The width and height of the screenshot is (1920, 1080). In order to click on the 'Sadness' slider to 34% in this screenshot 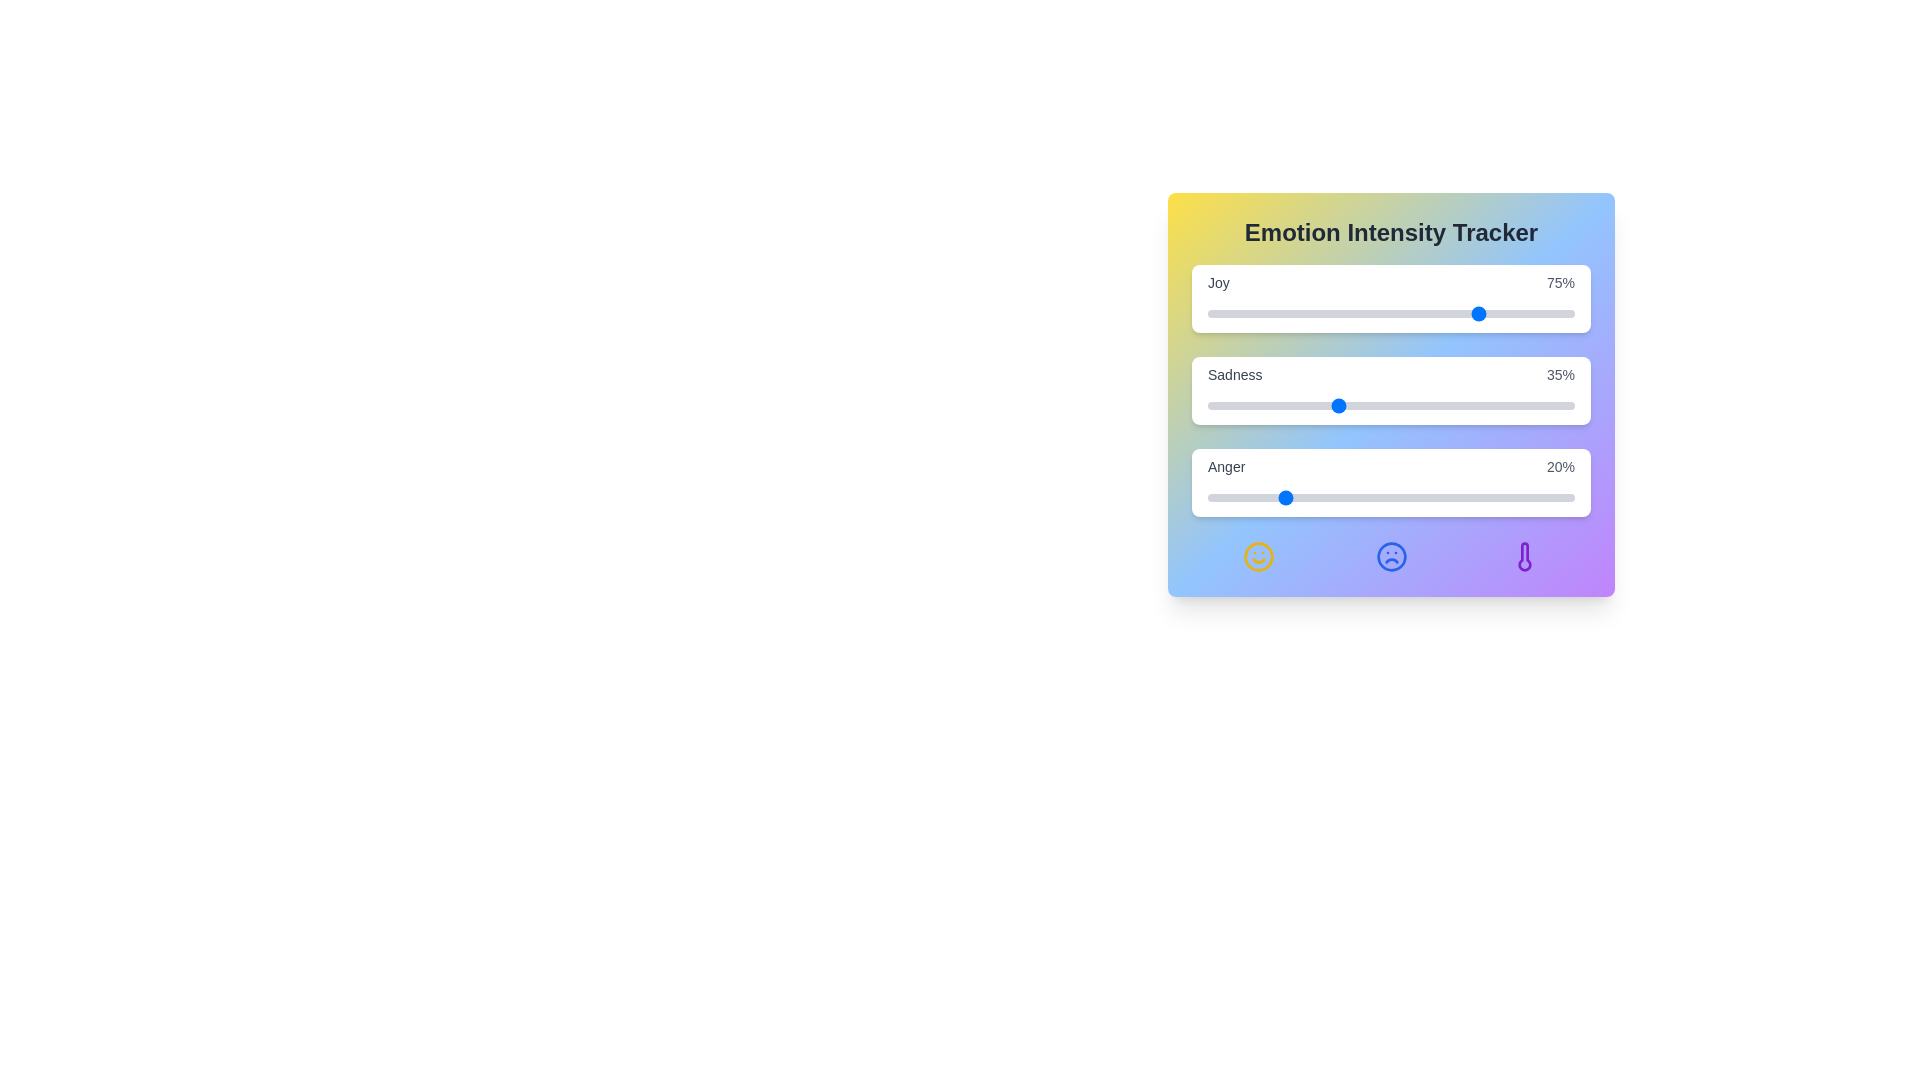, I will do `click(1332, 405)`.